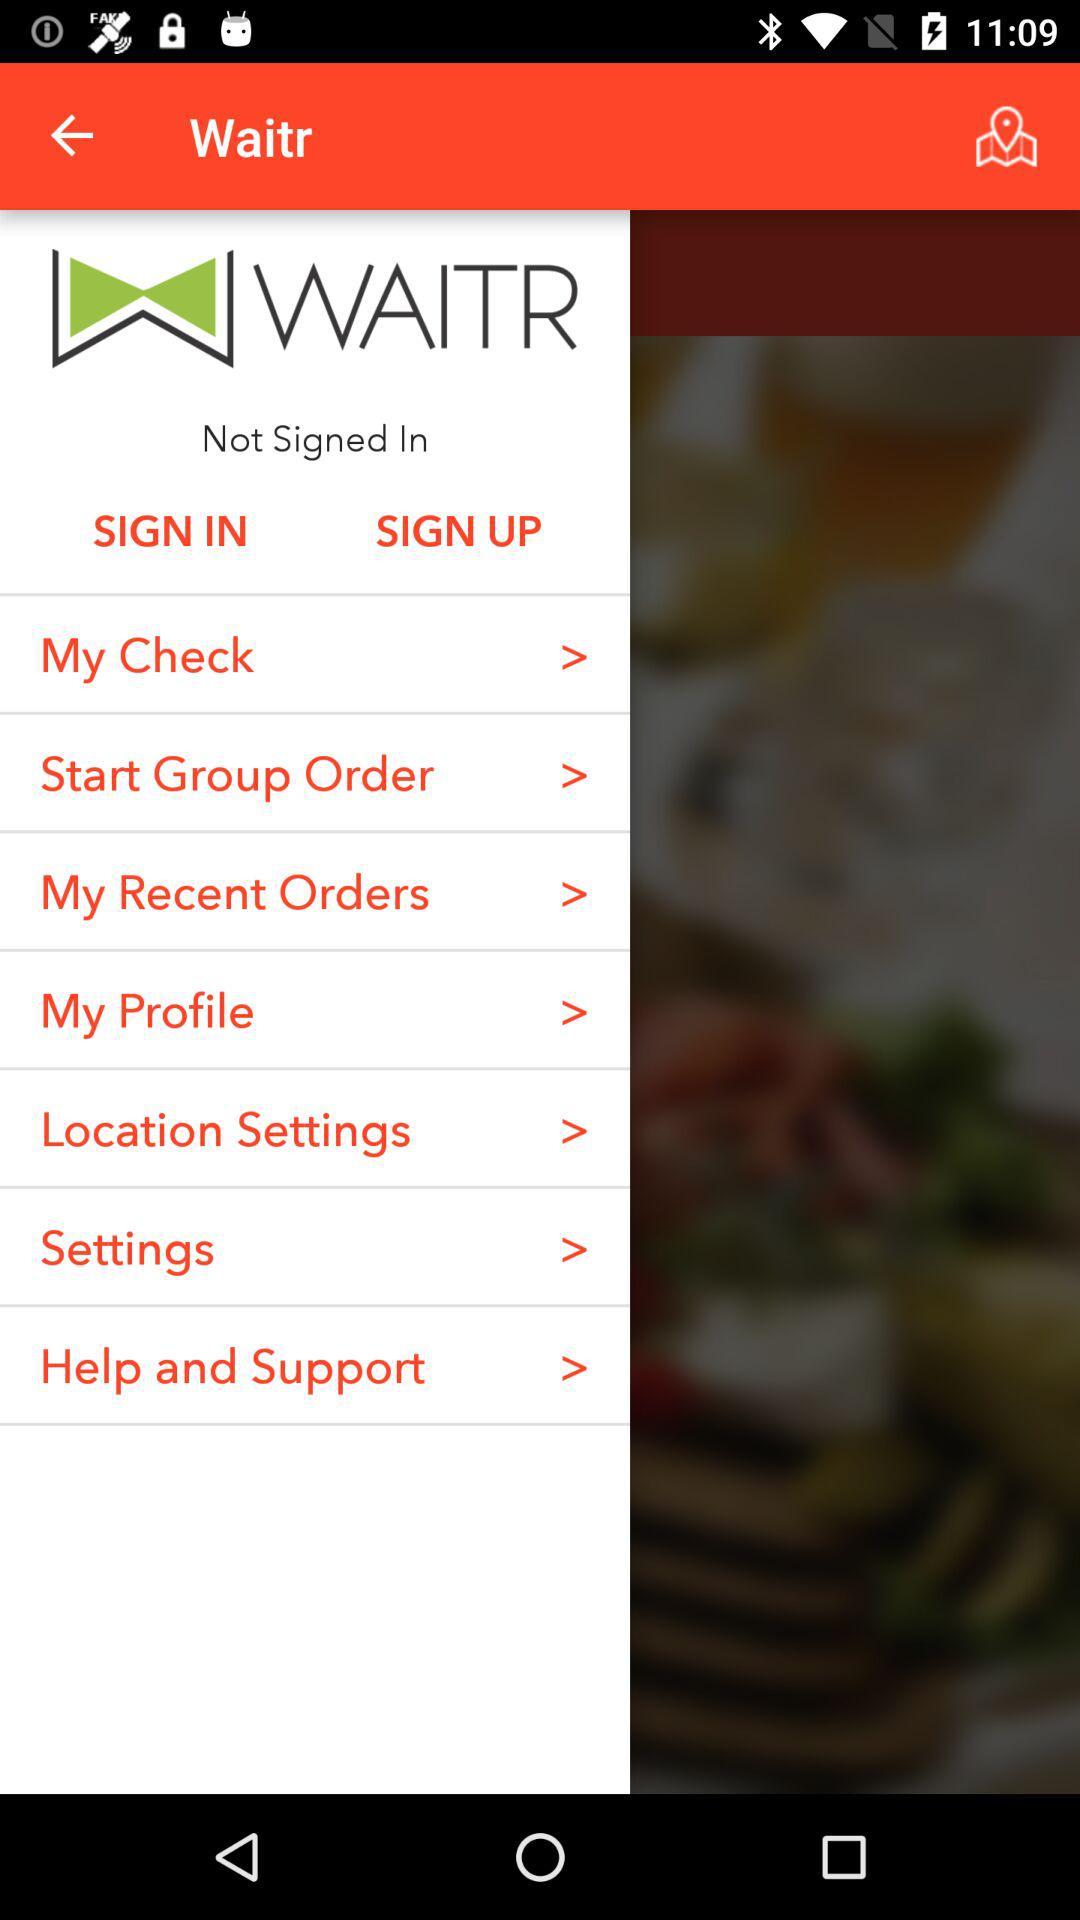  Describe the element at coordinates (574, 1245) in the screenshot. I see `the item below the > item` at that location.